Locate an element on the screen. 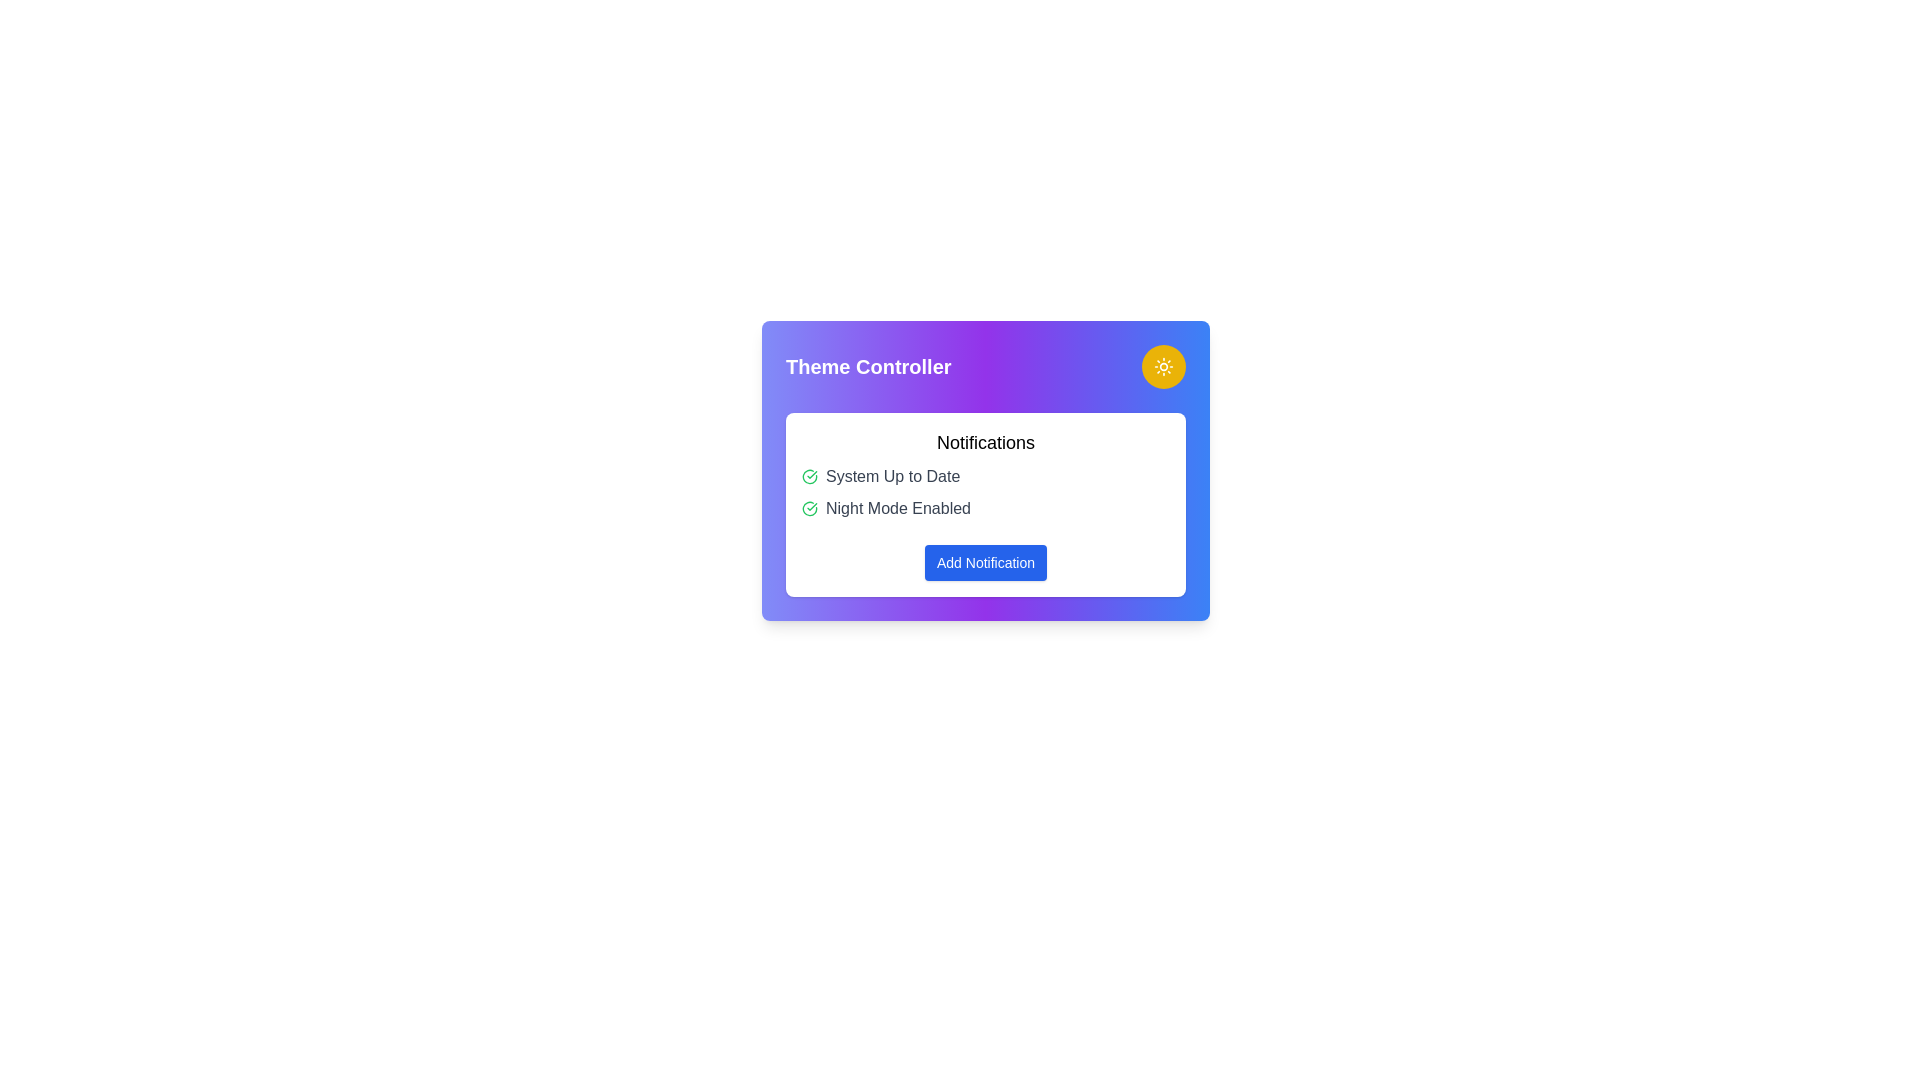 The height and width of the screenshot is (1080, 1920). the sun icon located within the yellow rounded button at the top-right corner of the 'Theme Controller' card is located at coordinates (1163, 366).